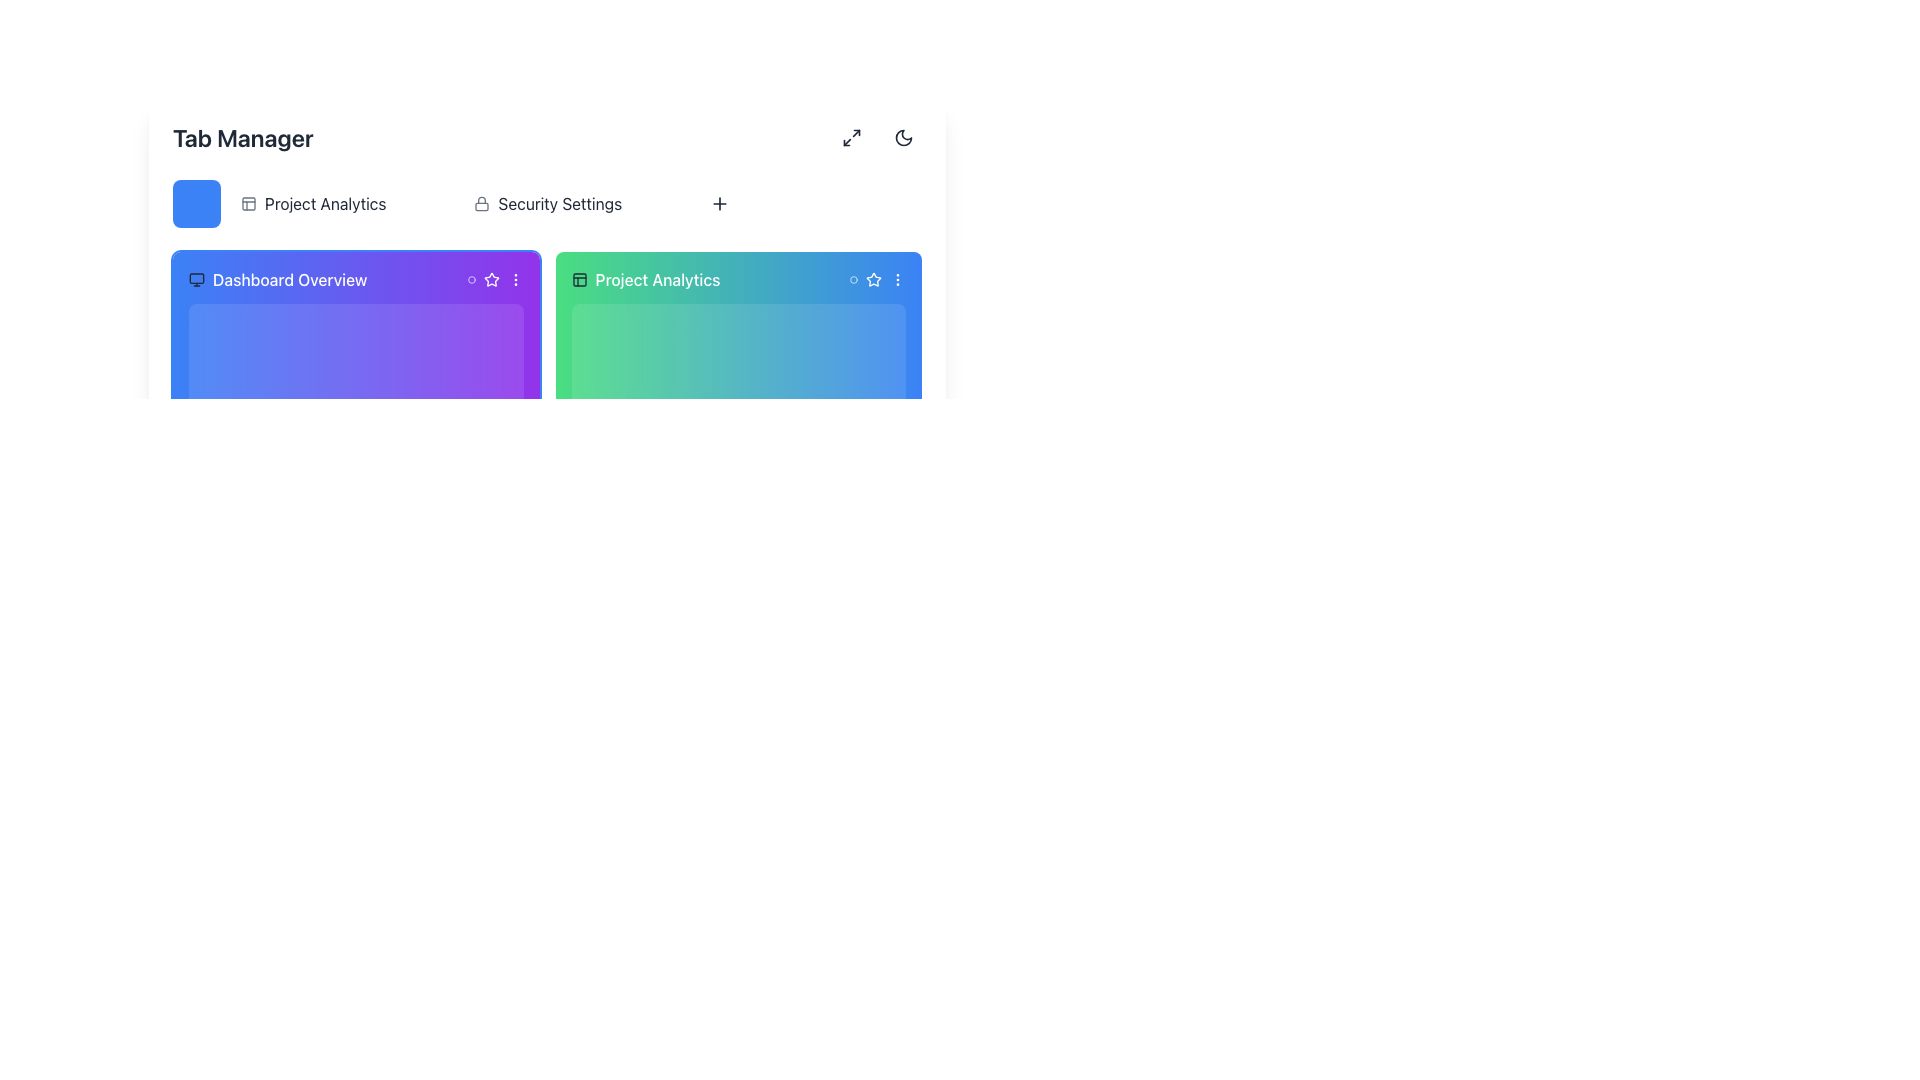  I want to click on the icon button in the top-right corner of the interface, so click(851, 137).